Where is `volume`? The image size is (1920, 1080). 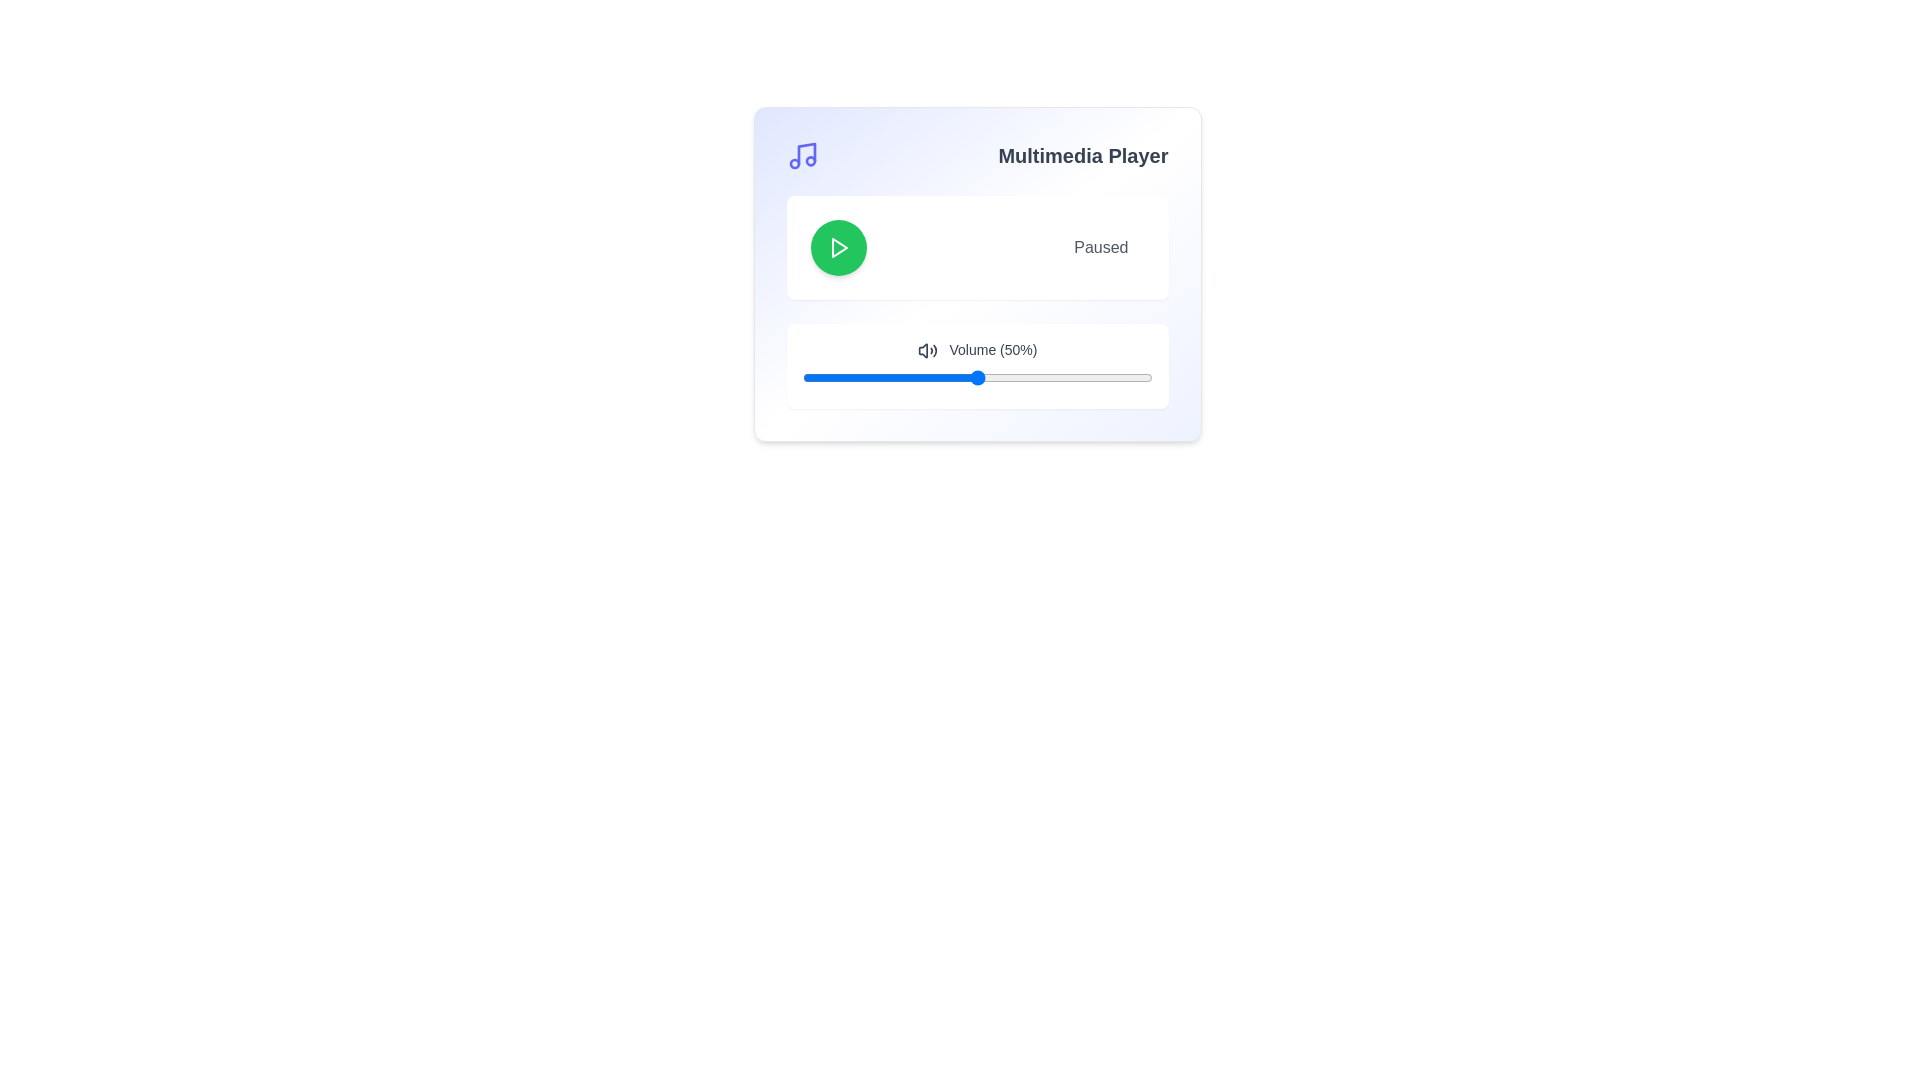 volume is located at coordinates (1074, 378).